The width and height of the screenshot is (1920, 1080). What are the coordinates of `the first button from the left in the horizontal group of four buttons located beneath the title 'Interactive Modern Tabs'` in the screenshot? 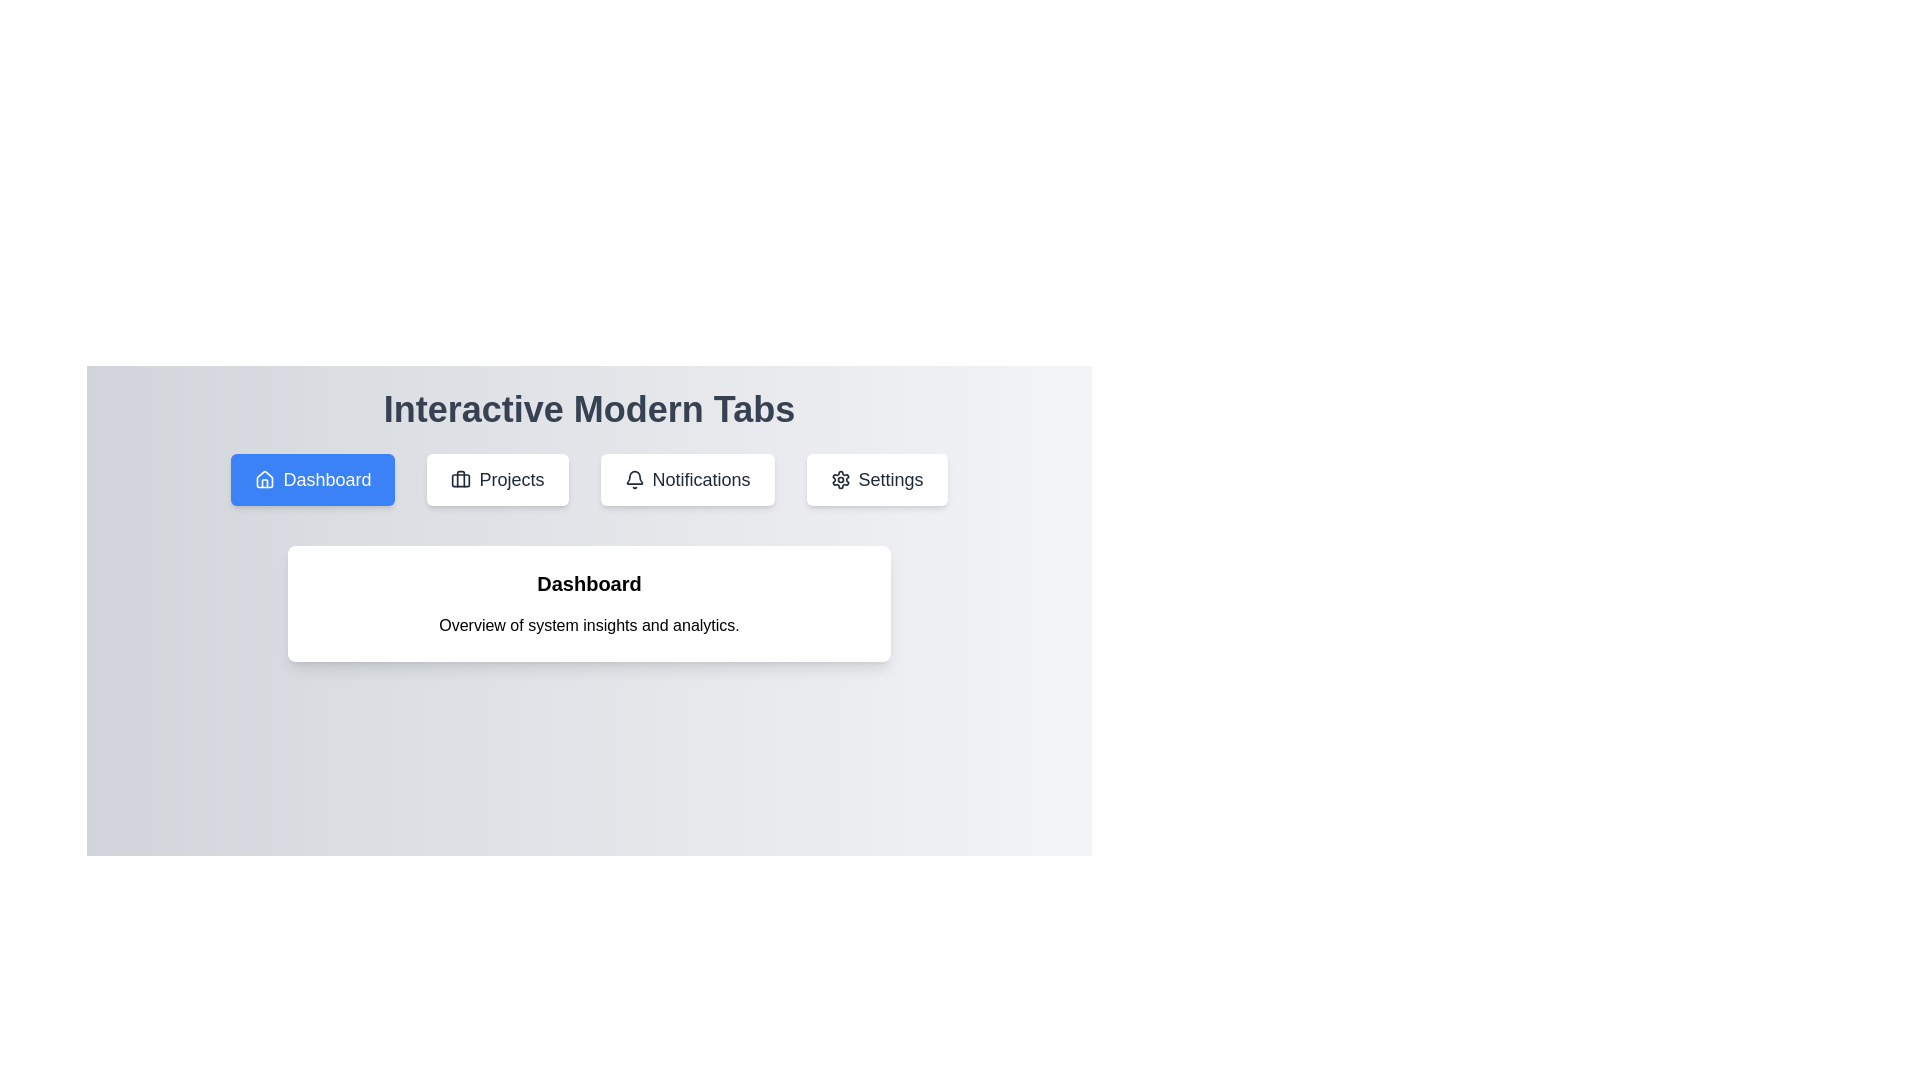 It's located at (312, 479).